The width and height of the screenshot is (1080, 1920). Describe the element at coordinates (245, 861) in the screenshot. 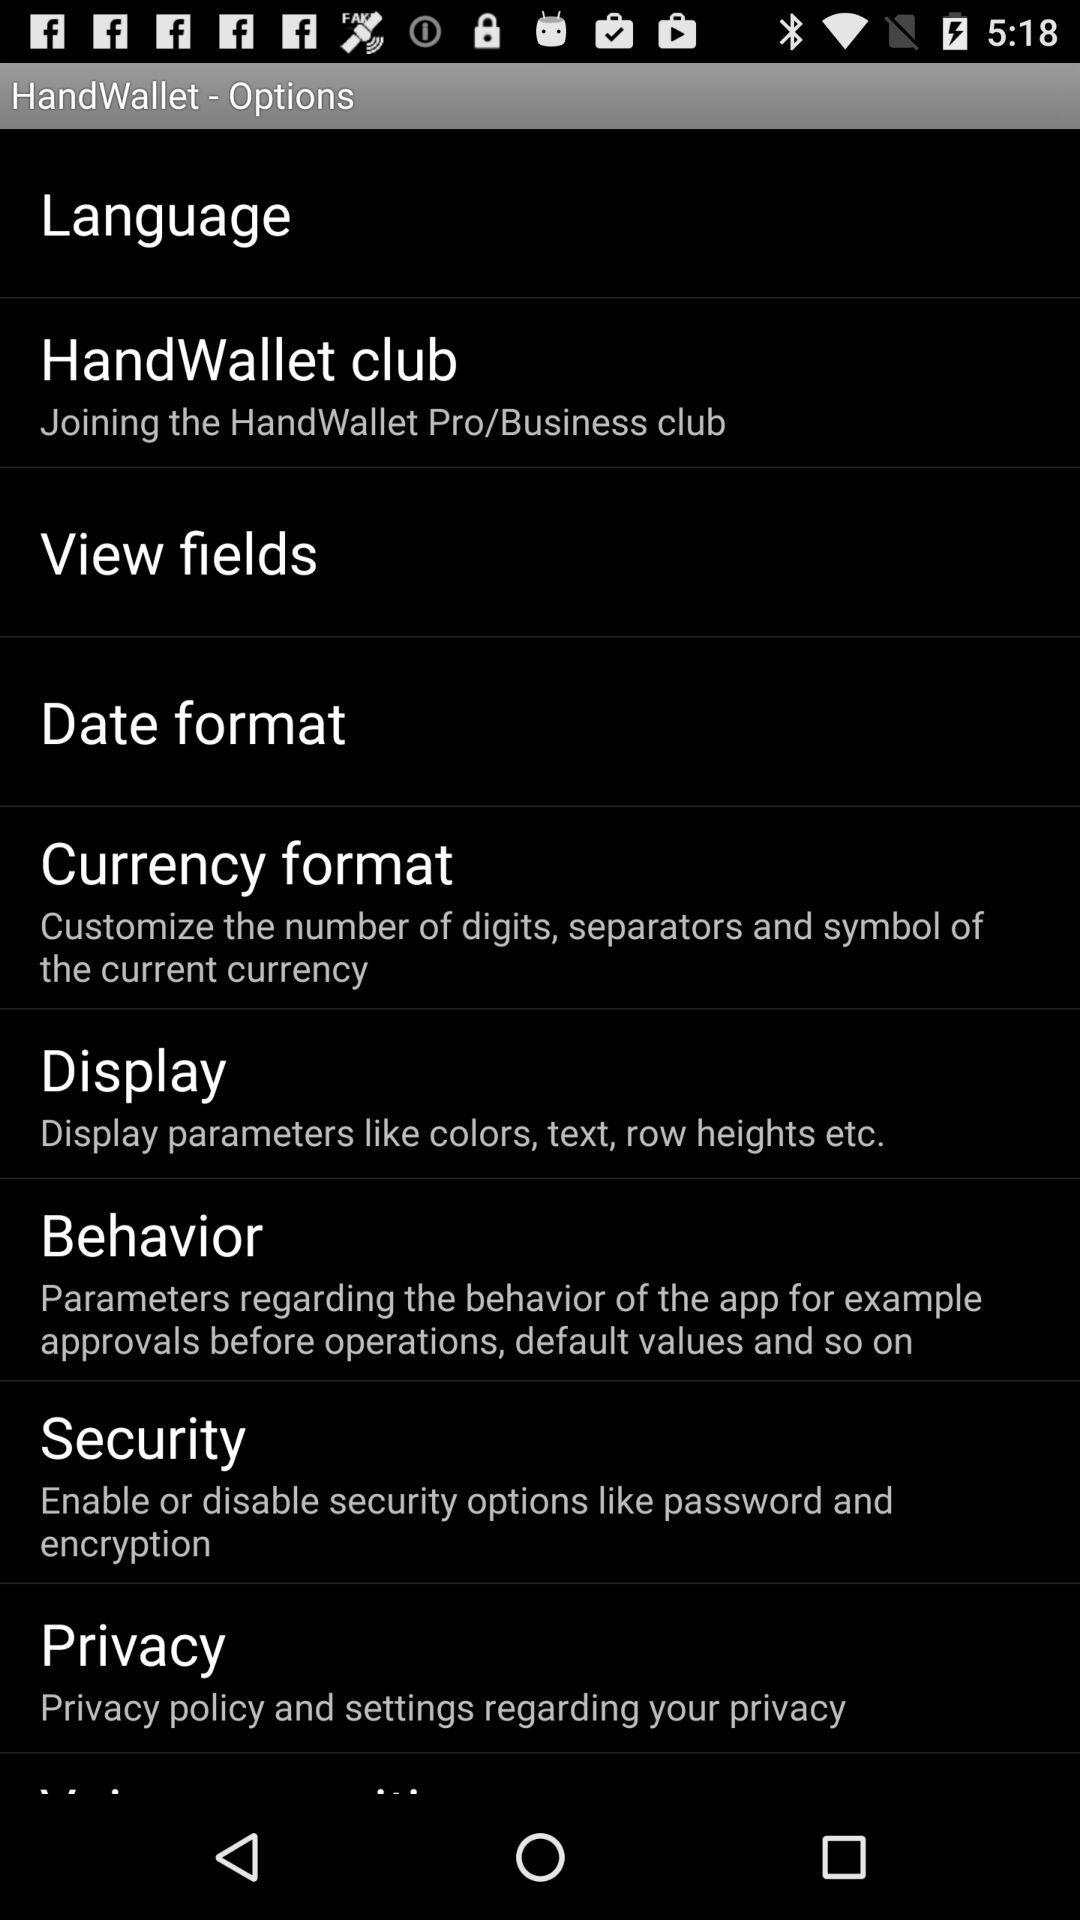

I see `the app below date format` at that location.